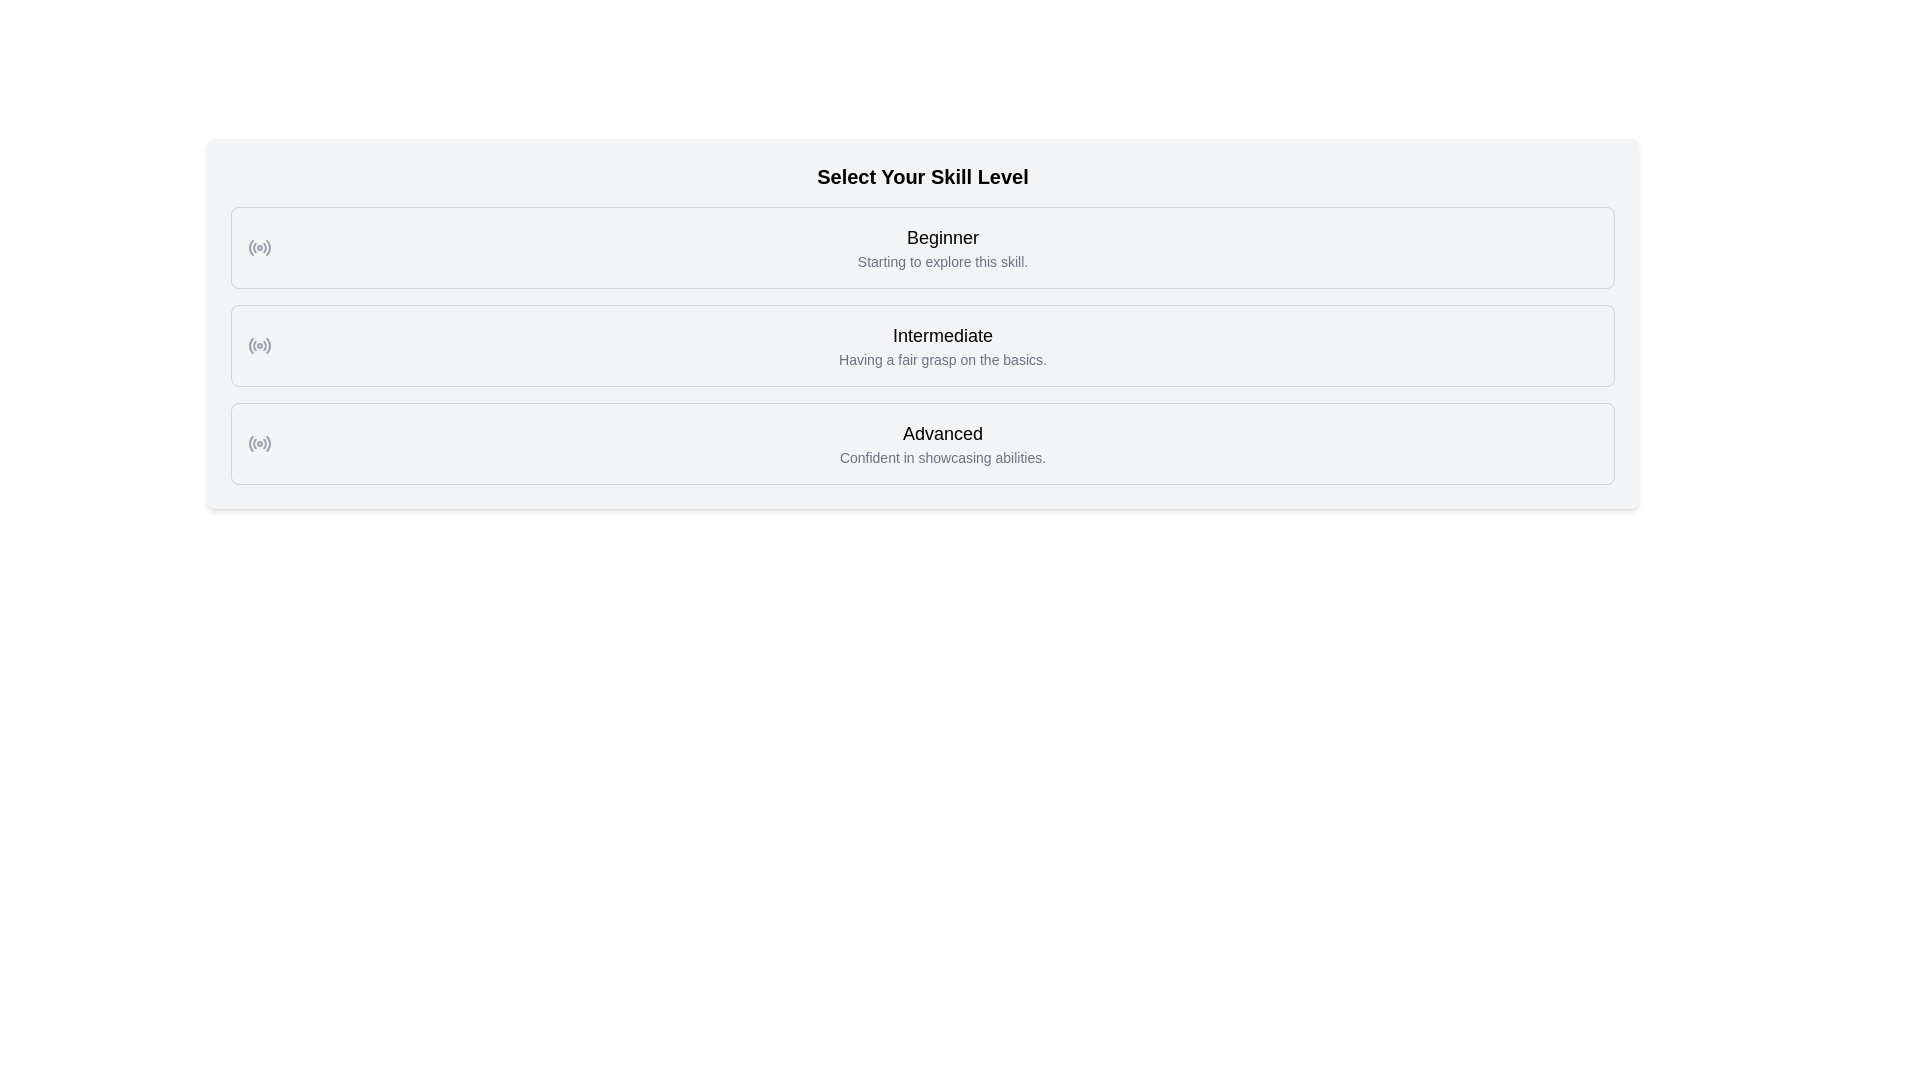  What do you see at coordinates (921, 442) in the screenshot?
I see `the selectable option labeled 'Advanced' in the skill level selection, which is the third option in the series` at bounding box center [921, 442].